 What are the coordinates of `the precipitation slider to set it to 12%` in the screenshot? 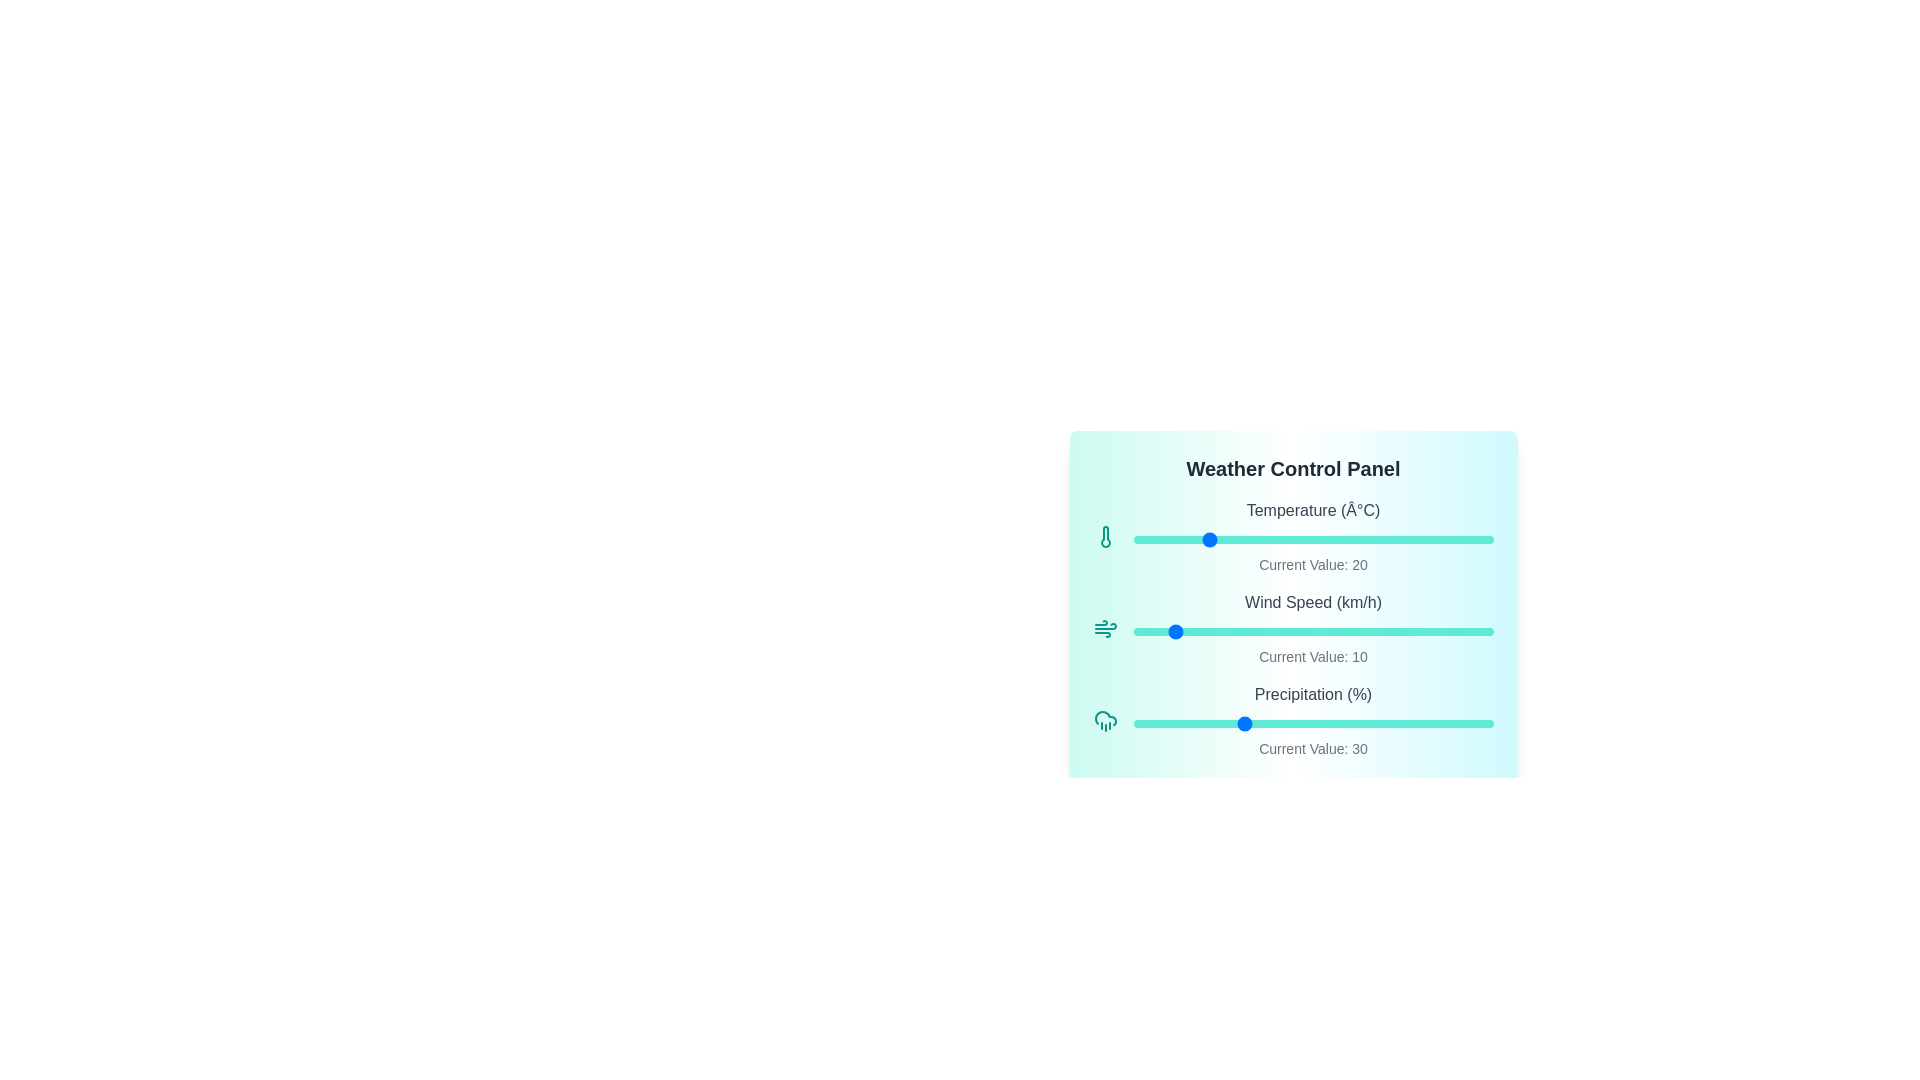 It's located at (1176, 724).